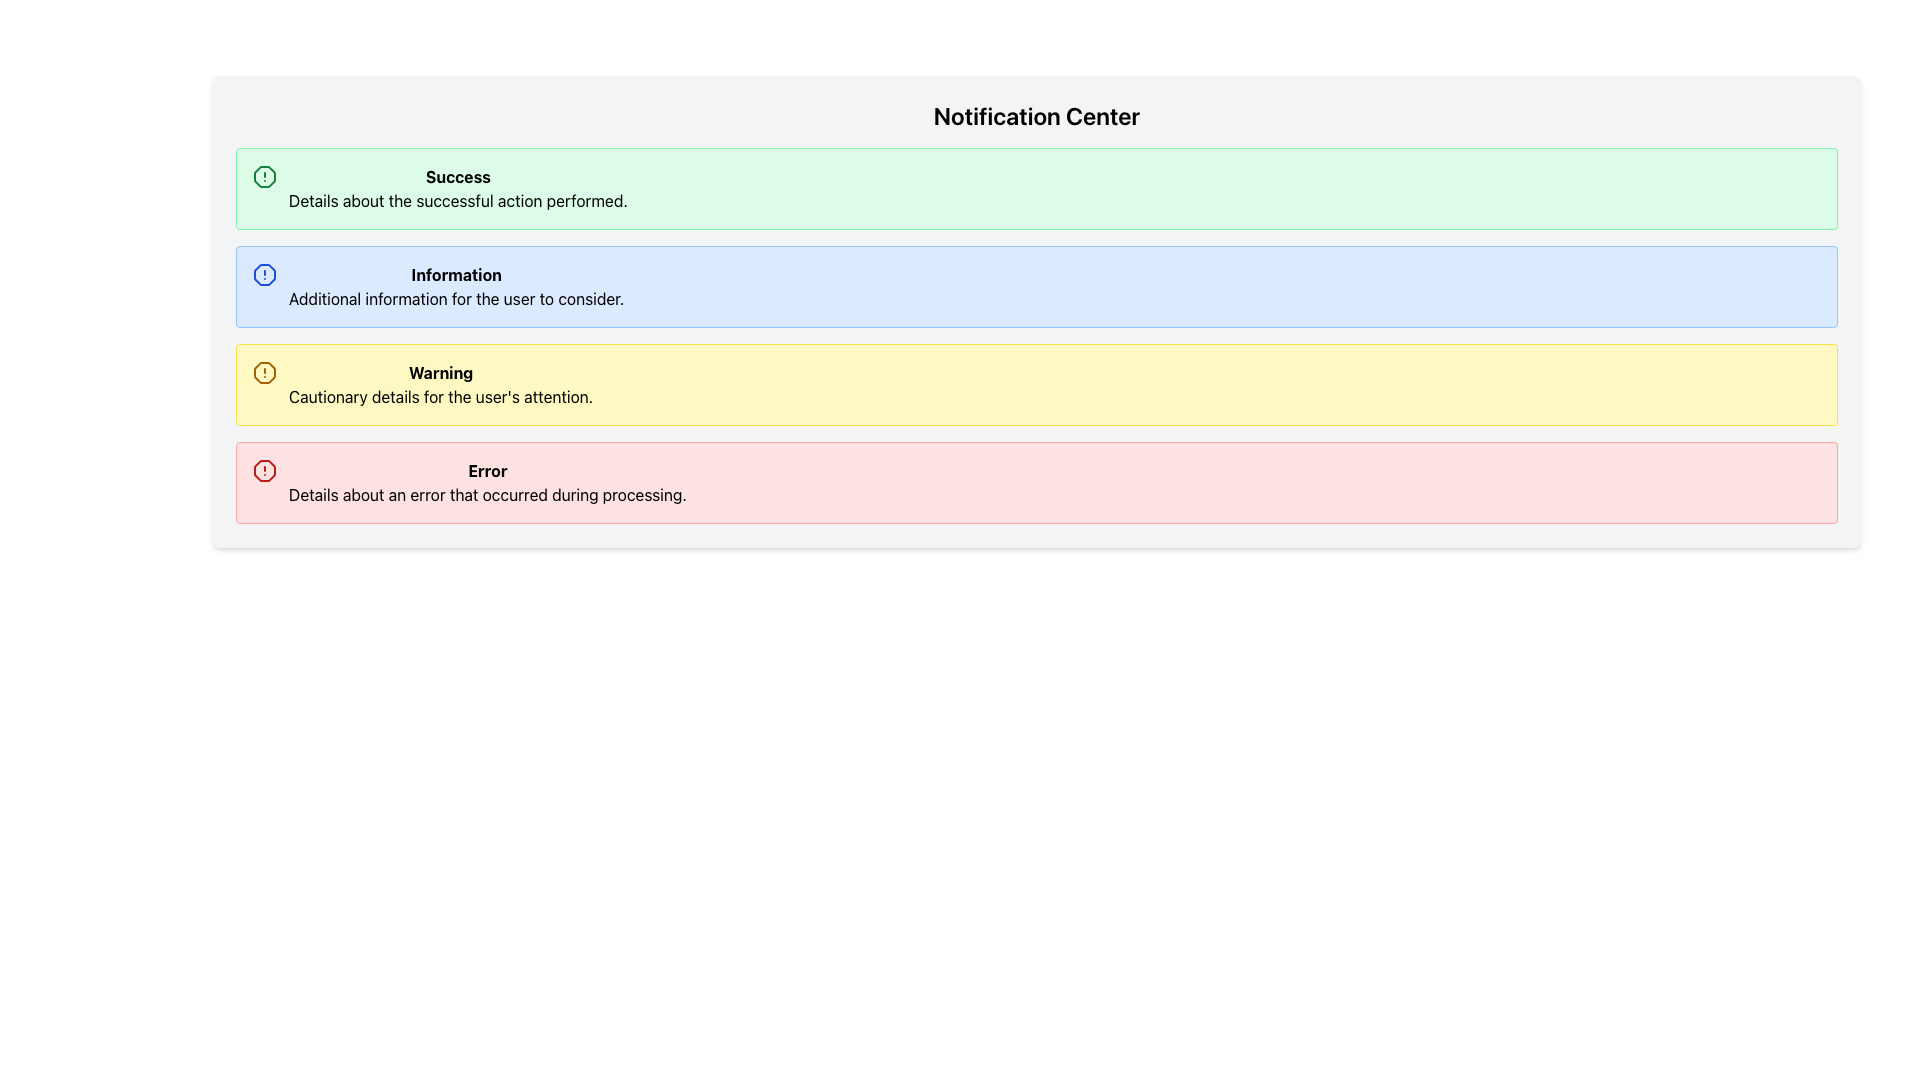 The height and width of the screenshot is (1080, 1920). I want to click on the success alert notification icon located at the top left of the 'Success' notification card in the notification center, so click(263, 176).